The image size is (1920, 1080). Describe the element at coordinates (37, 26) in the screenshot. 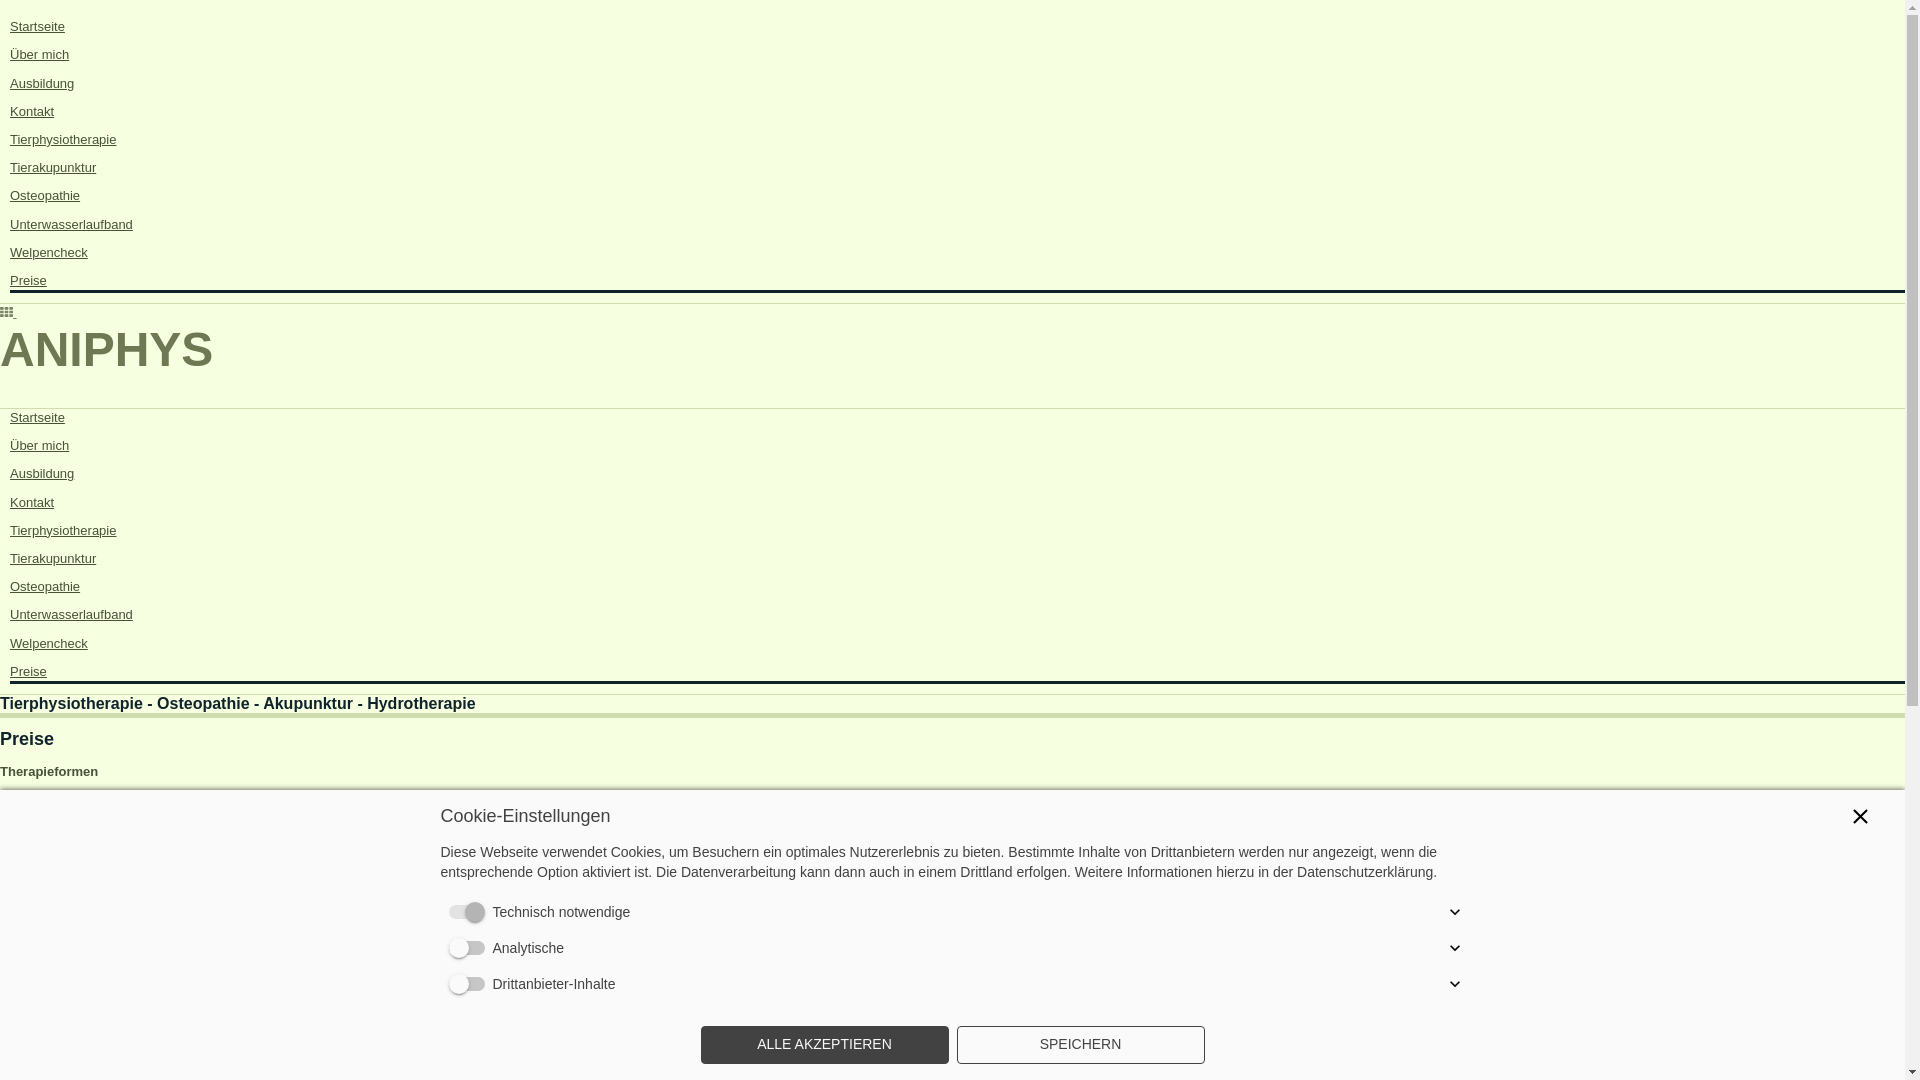

I see `'Startseite'` at that location.